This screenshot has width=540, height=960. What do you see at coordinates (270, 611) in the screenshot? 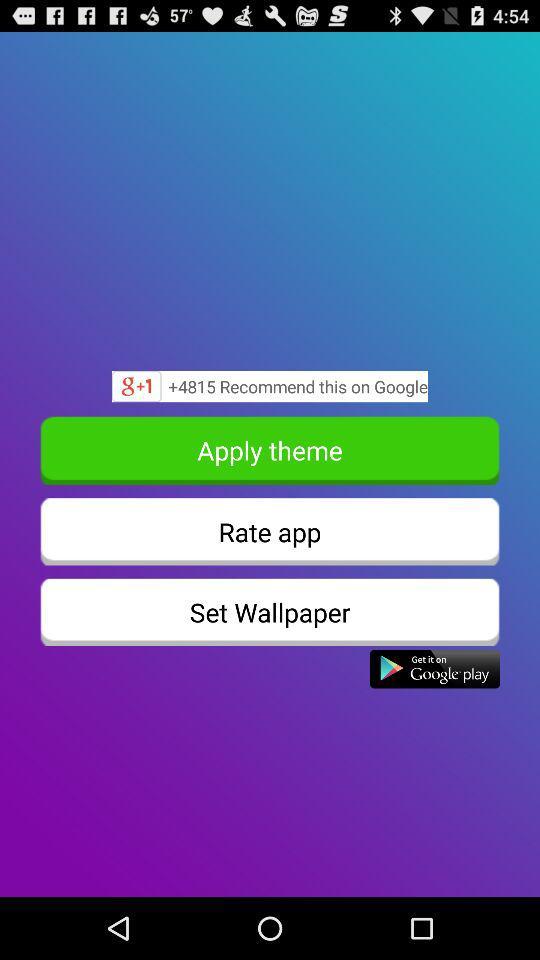
I see `button below the rate app button` at bounding box center [270, 611].